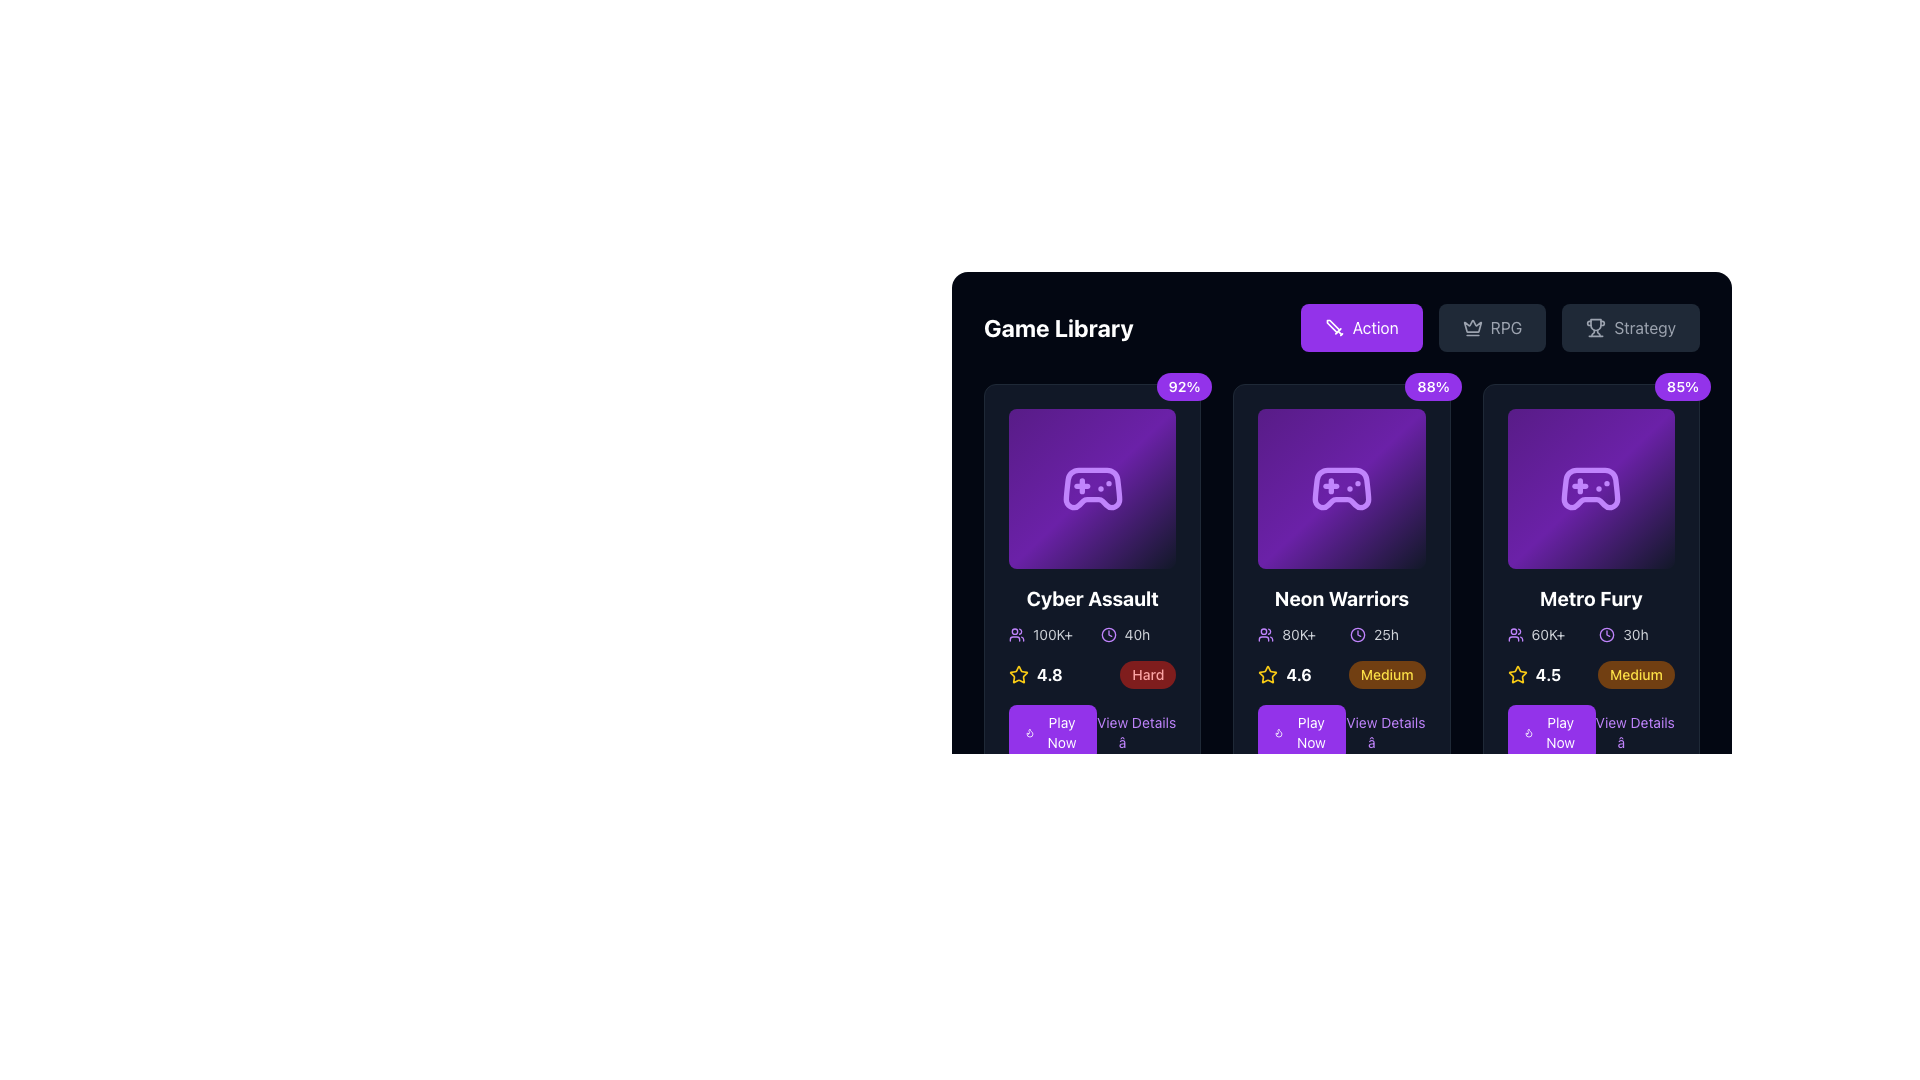  What do you see at coordinates (1138, 635) in the screenshot?
I see `the informational text element displaying '40 hours' associated with the 'Cyber Assault' game, located in the grid layout near the top-left corner of the game card` at bounding box center [1138, 635].